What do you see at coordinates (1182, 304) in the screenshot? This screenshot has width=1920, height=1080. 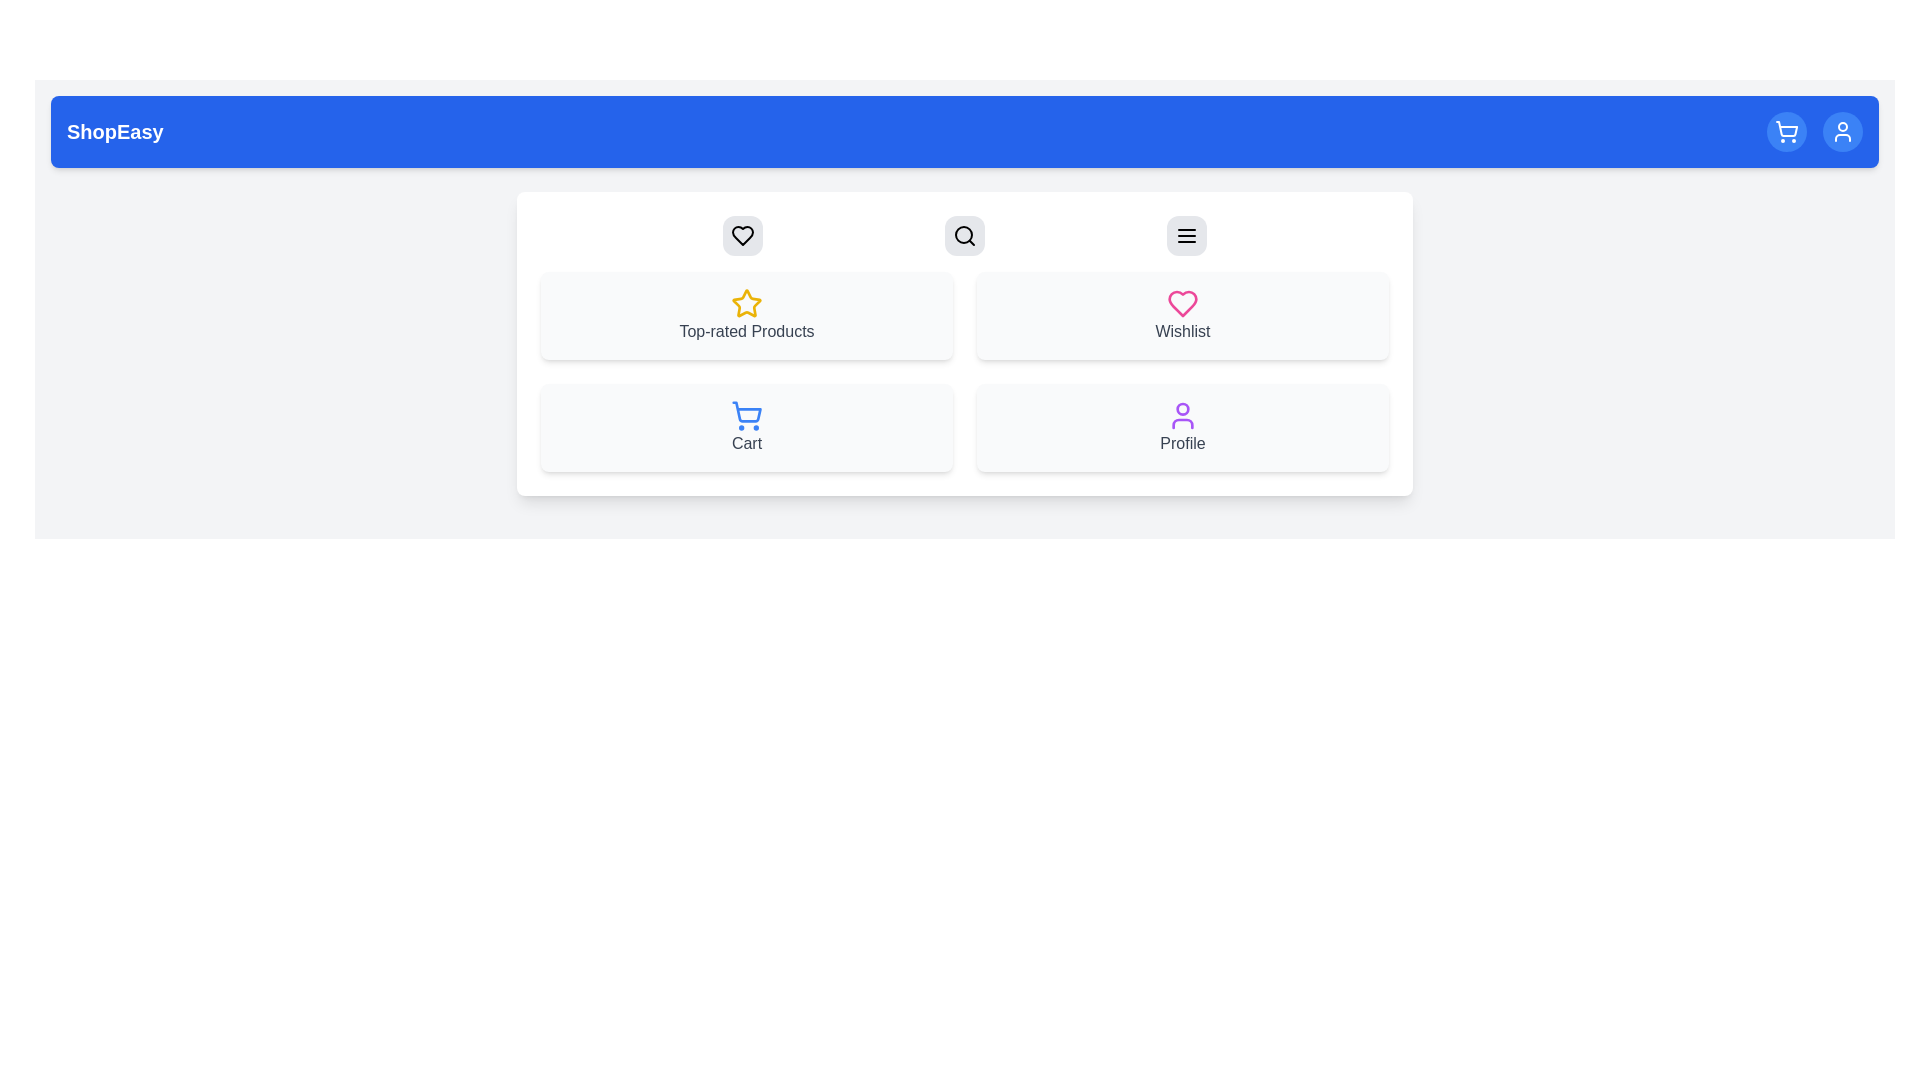 I see `the heart-shaped icon with a pink outline that represents the 'Wishlist' feature` at bounding box center [1182, 304].